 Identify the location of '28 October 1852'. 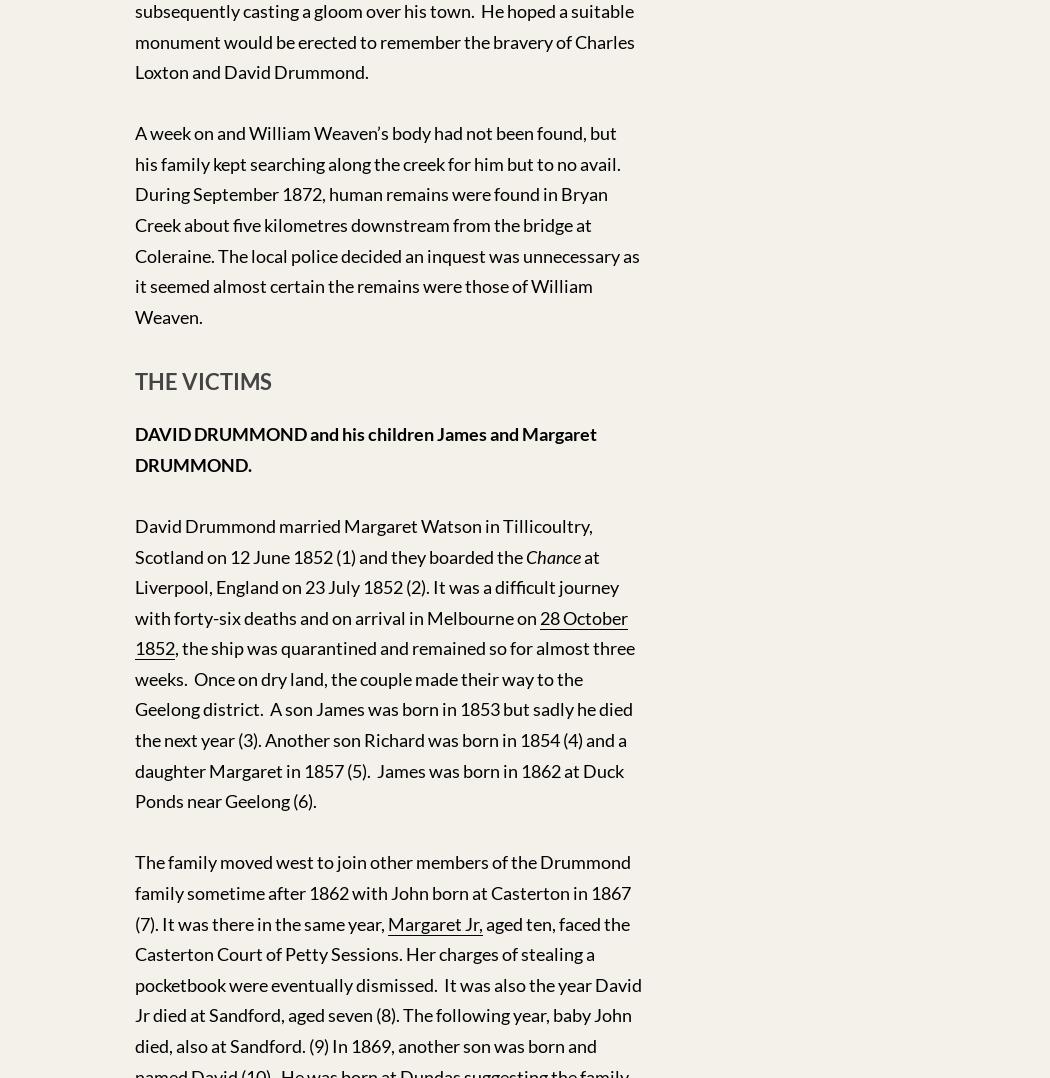
(381, 631).